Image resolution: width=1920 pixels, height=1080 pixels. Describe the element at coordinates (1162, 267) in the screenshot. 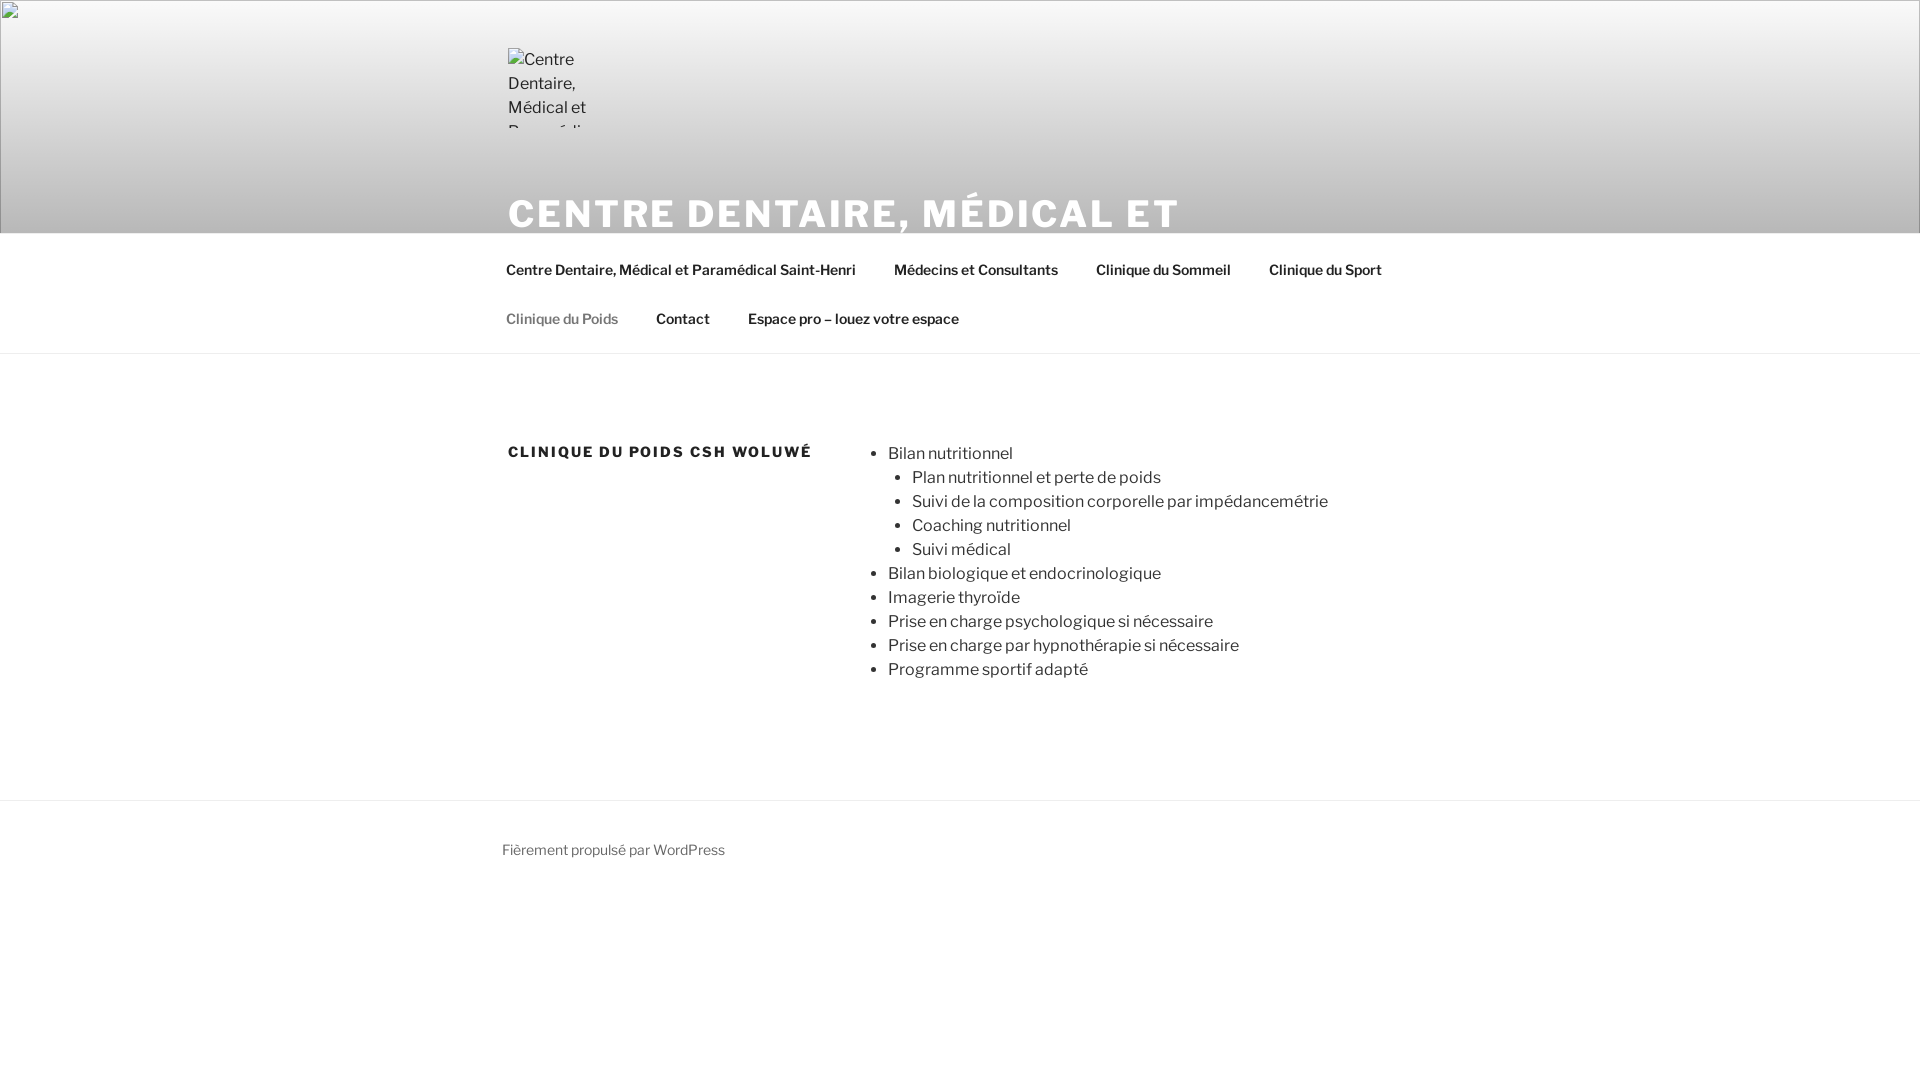

I see `'Clinique du Sommeil'` at that location.